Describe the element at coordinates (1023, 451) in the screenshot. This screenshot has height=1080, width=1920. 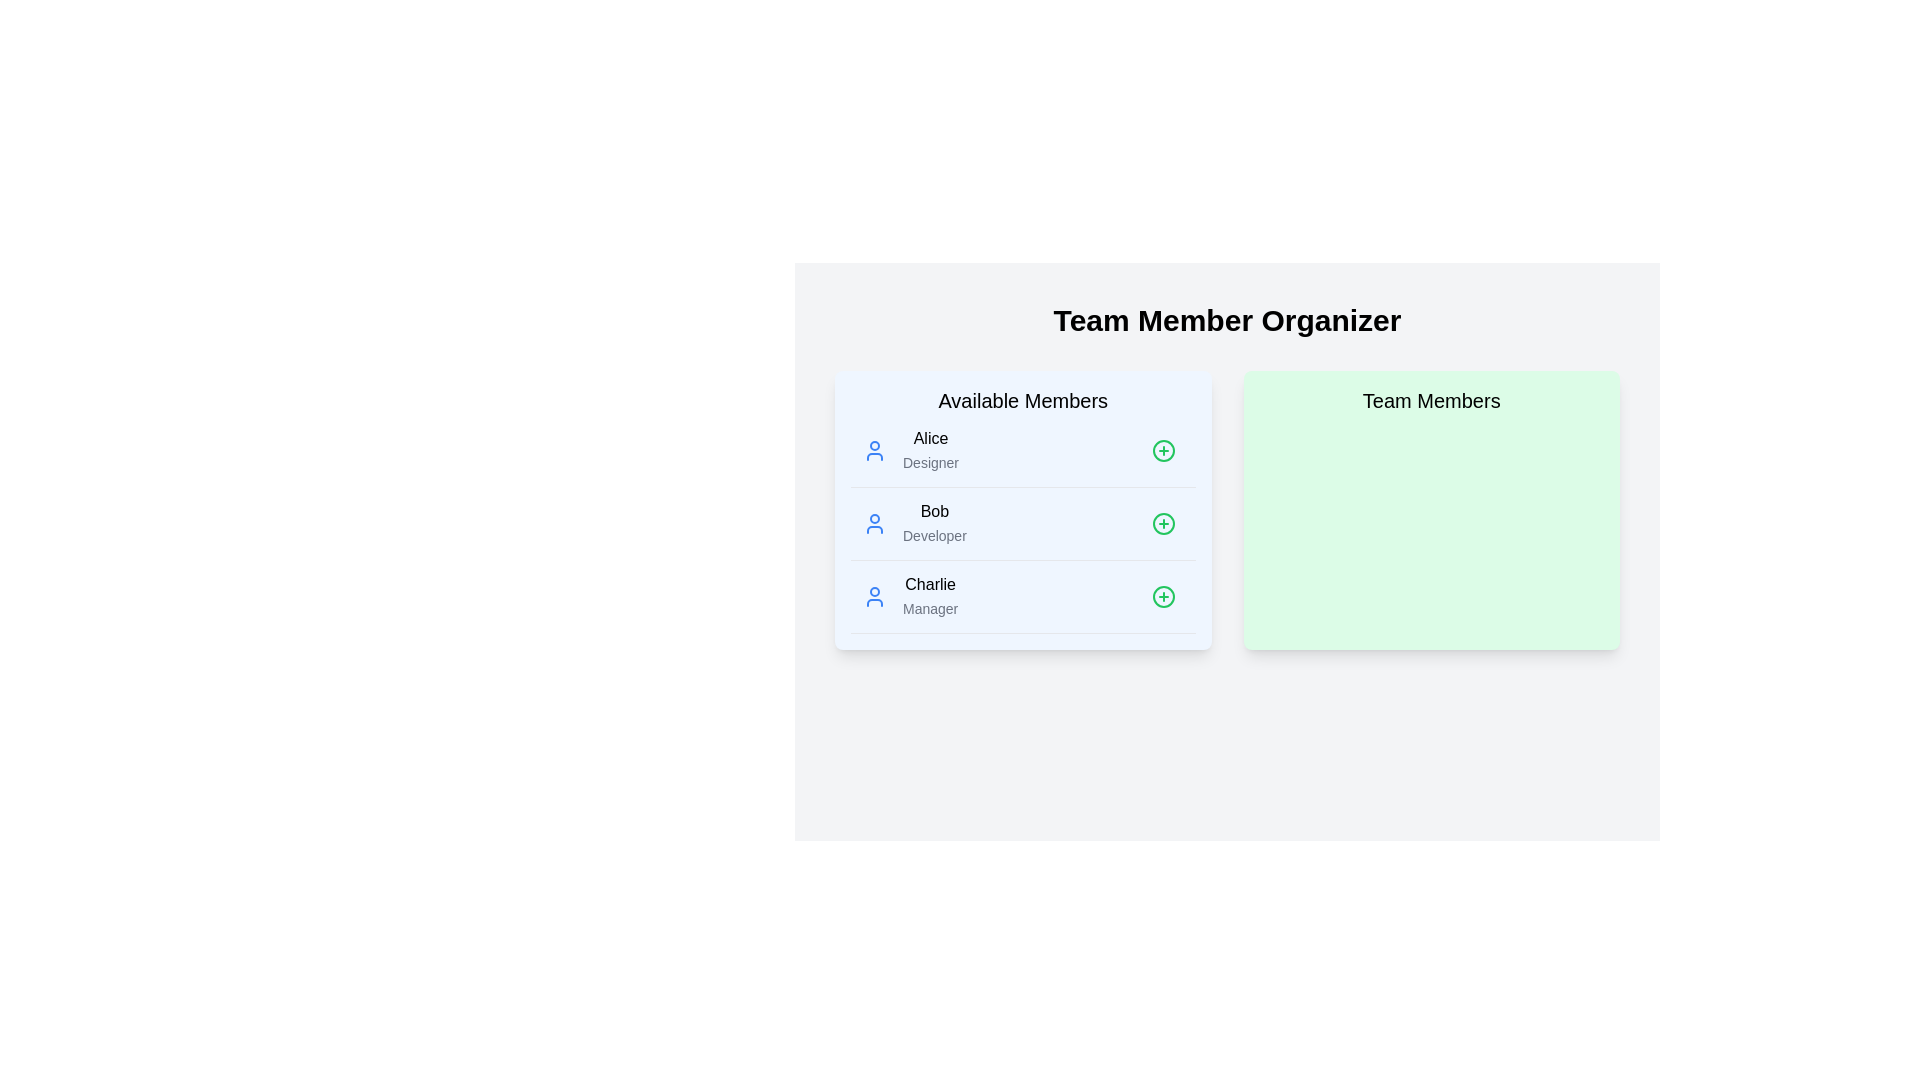
I see `user's name and role from the Information card located at the top of the 'Available Members' list, which displays the user's name and role, and includes a green circular button to add the user to a team` at that location.